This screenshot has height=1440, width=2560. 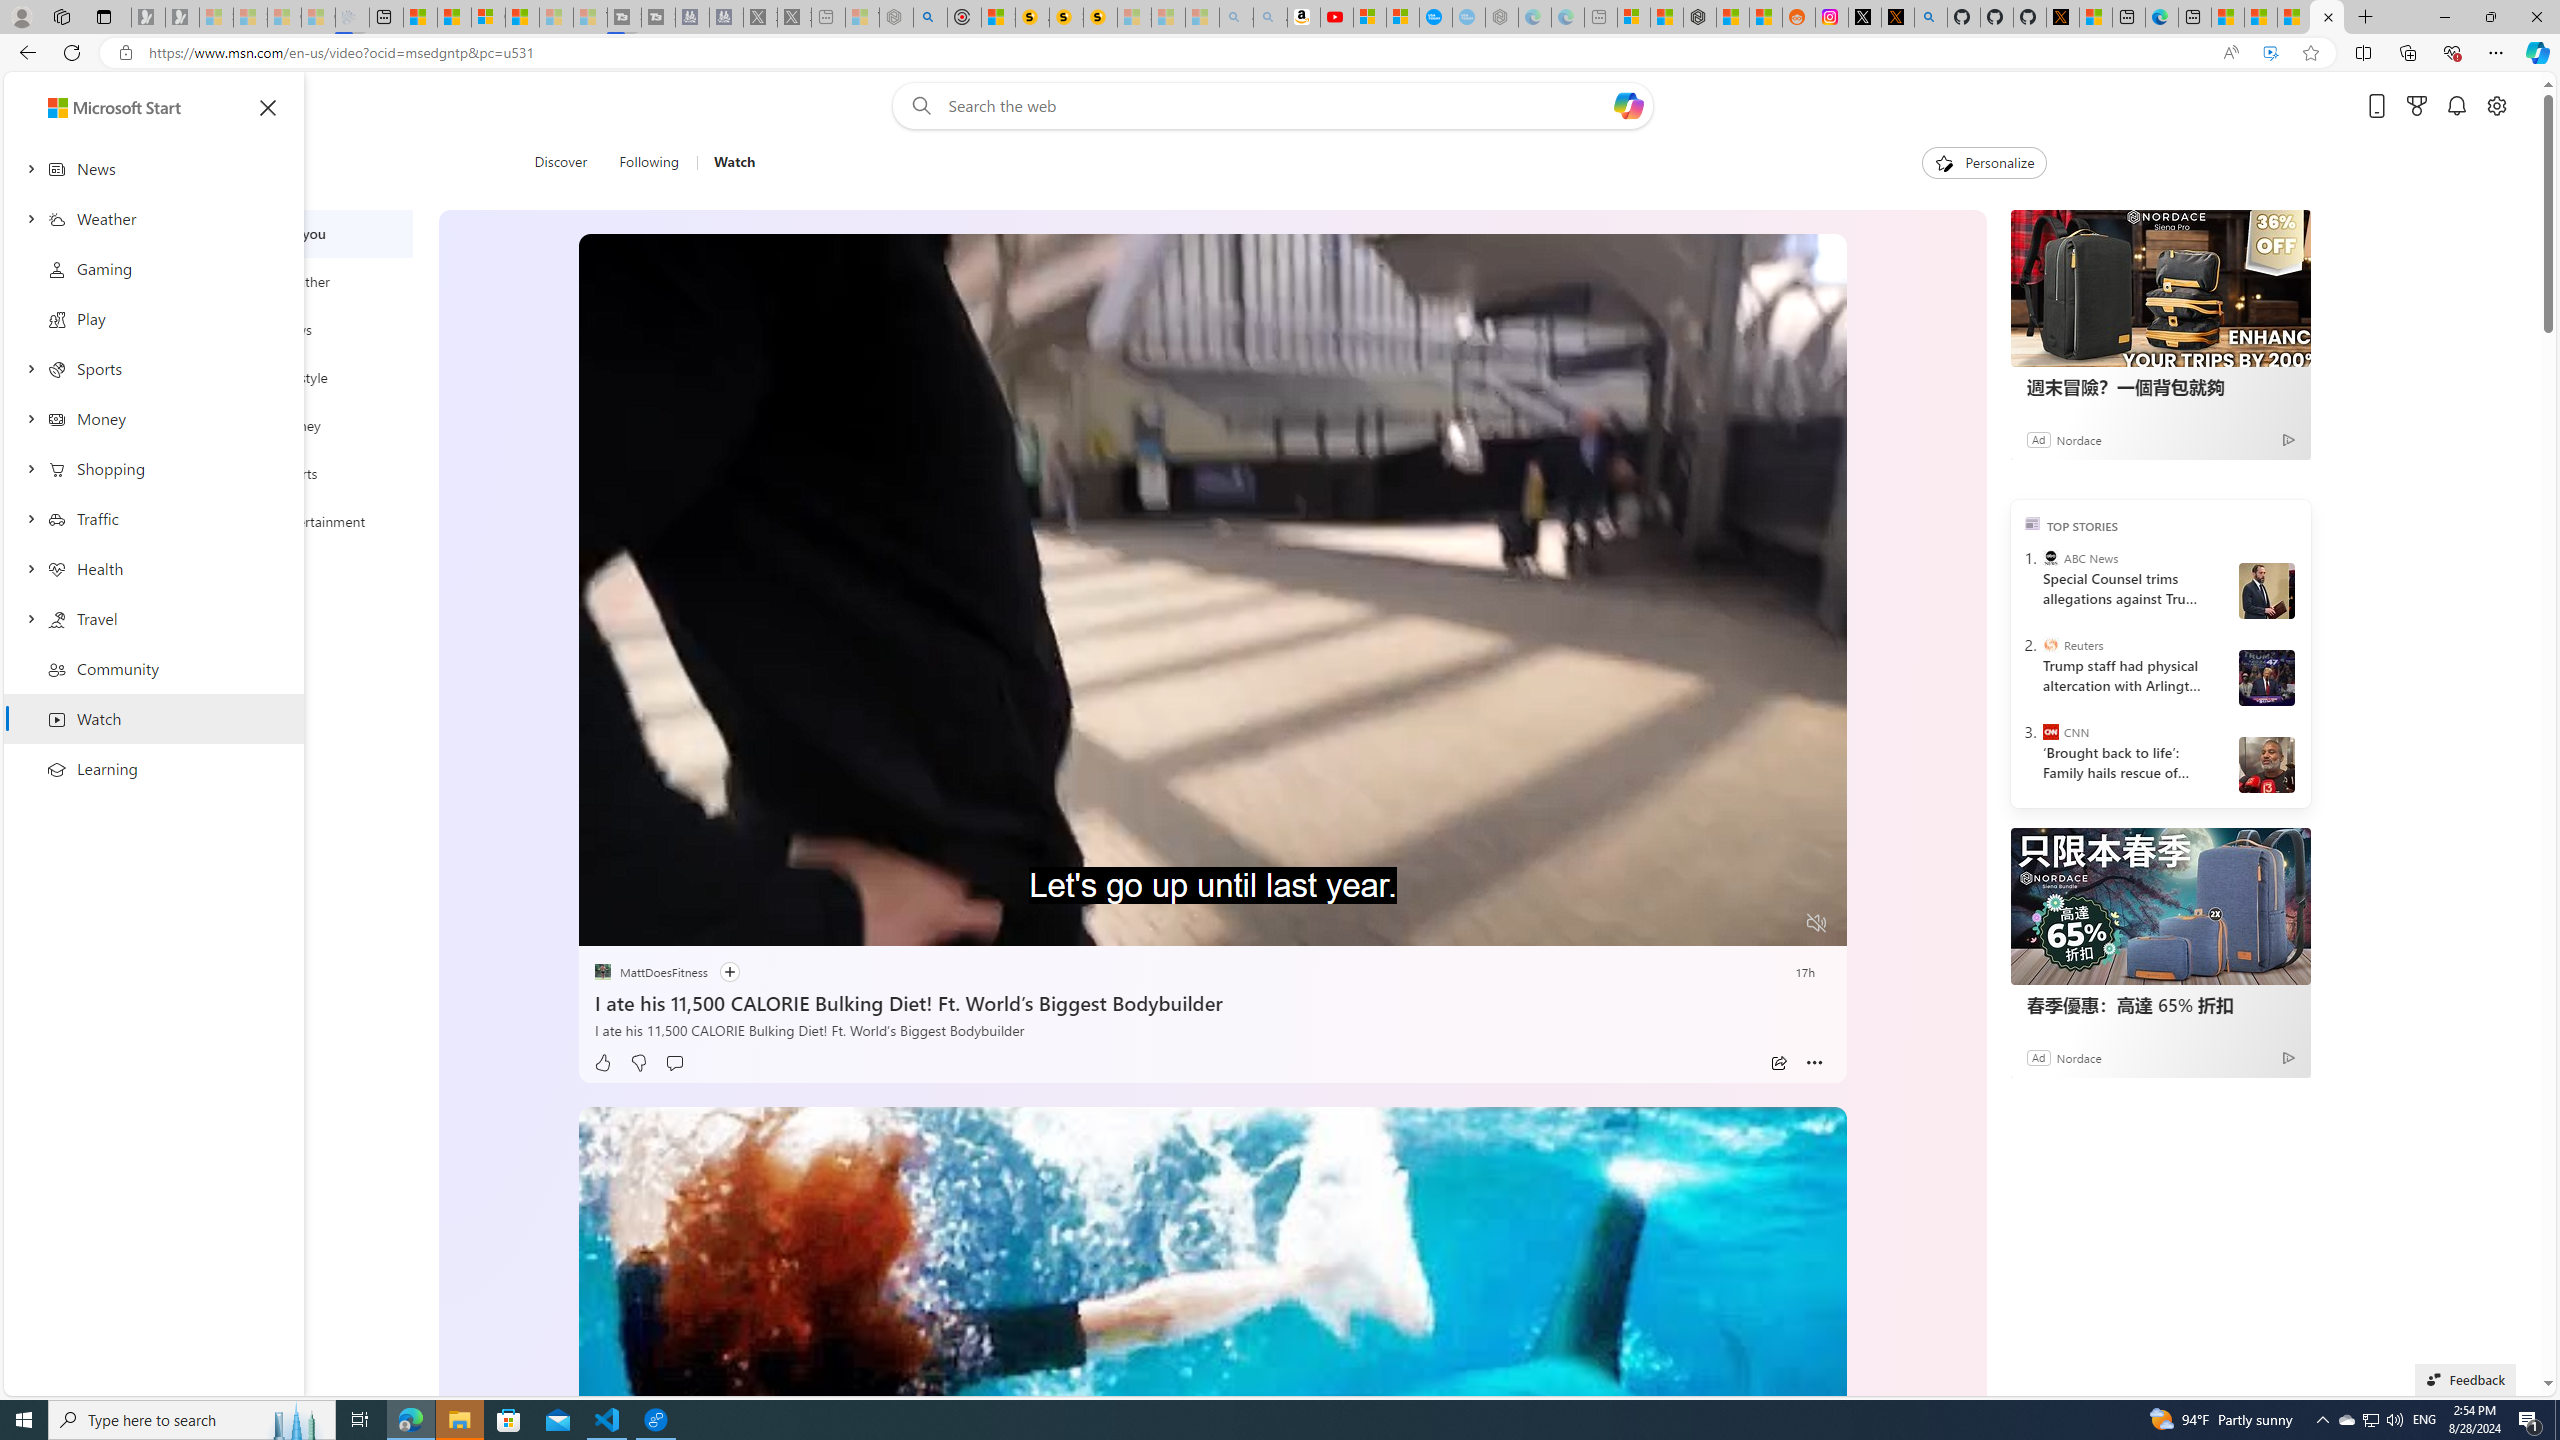 What do you see at coordinates (916, 106) in the screenshot?
I see `'Web search'` at bounding box center [916, 106].